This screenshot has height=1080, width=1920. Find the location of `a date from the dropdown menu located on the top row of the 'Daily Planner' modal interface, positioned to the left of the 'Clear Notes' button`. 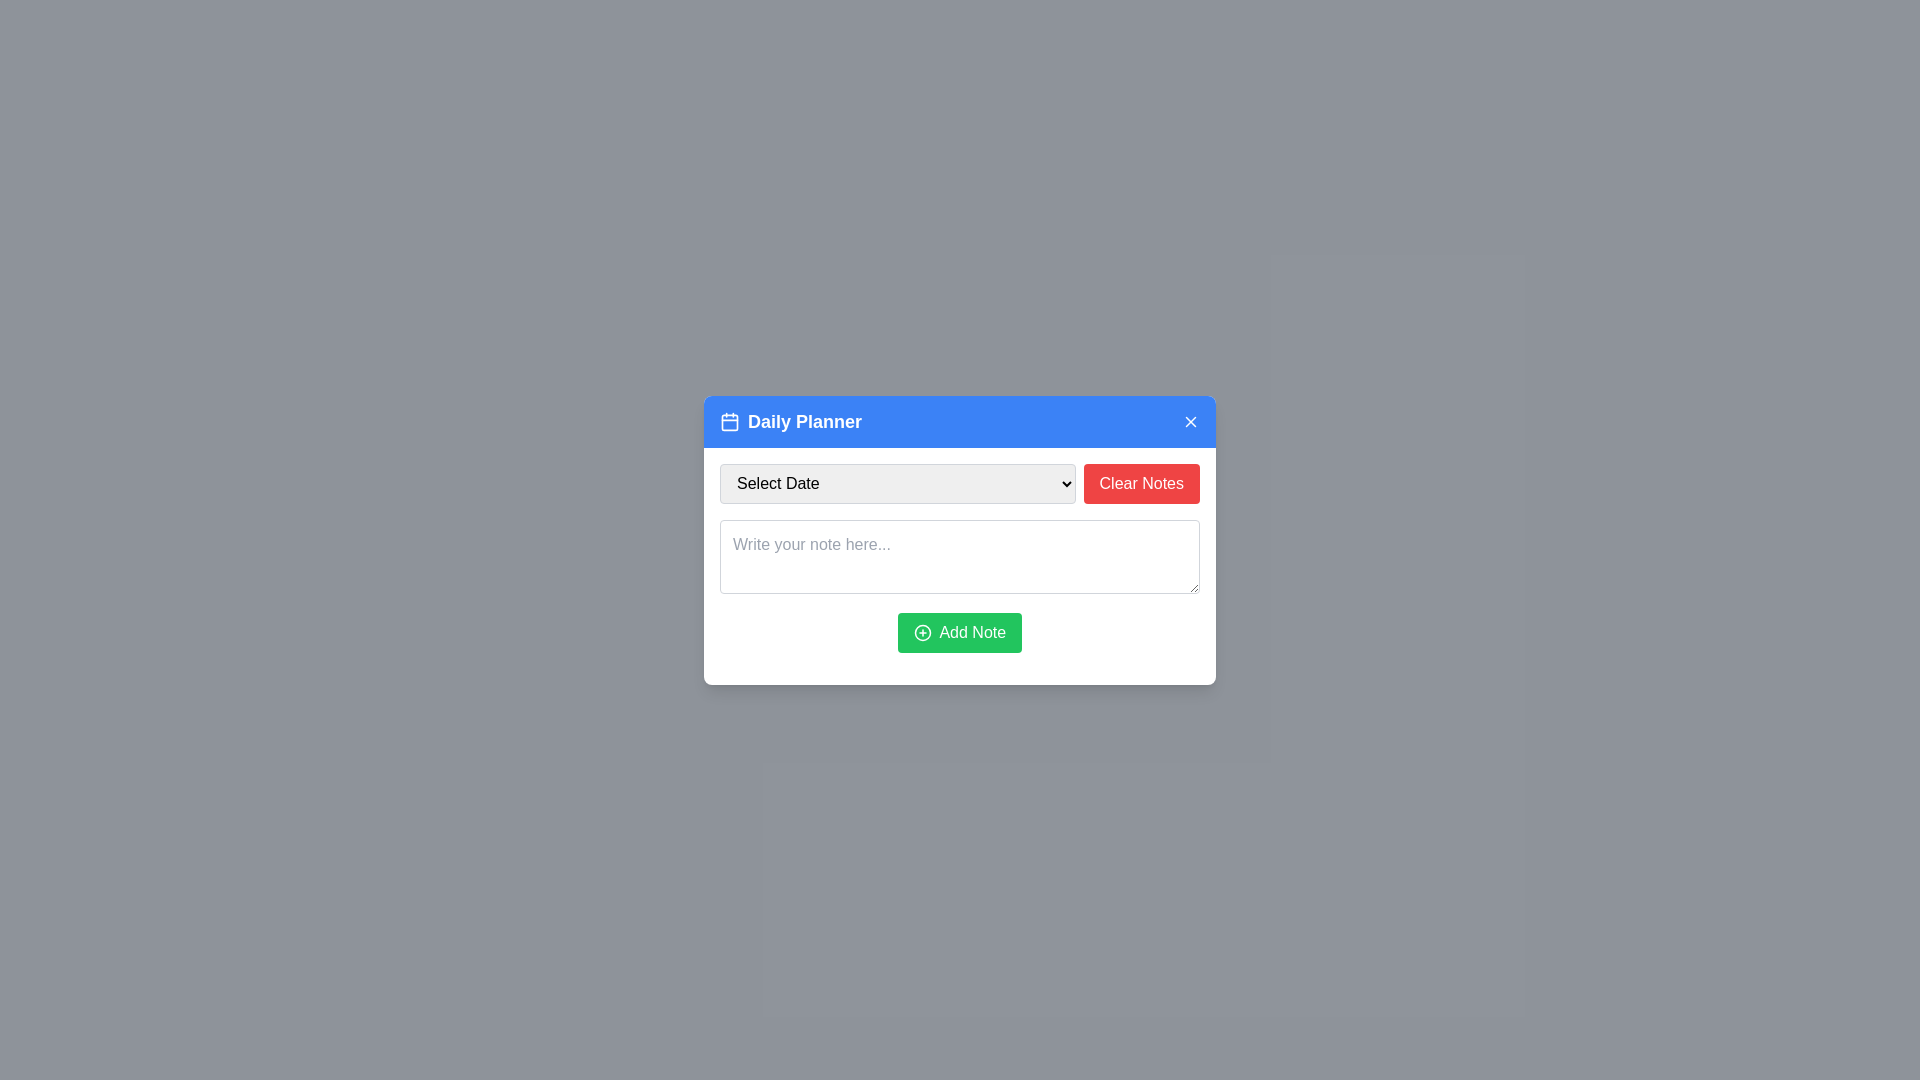

a date from the dropdown menu located on the top row of the 'Daily Planner' modal interface, positioned to the left of the 'Clear Notes' button is located at coordinates (960, 482).